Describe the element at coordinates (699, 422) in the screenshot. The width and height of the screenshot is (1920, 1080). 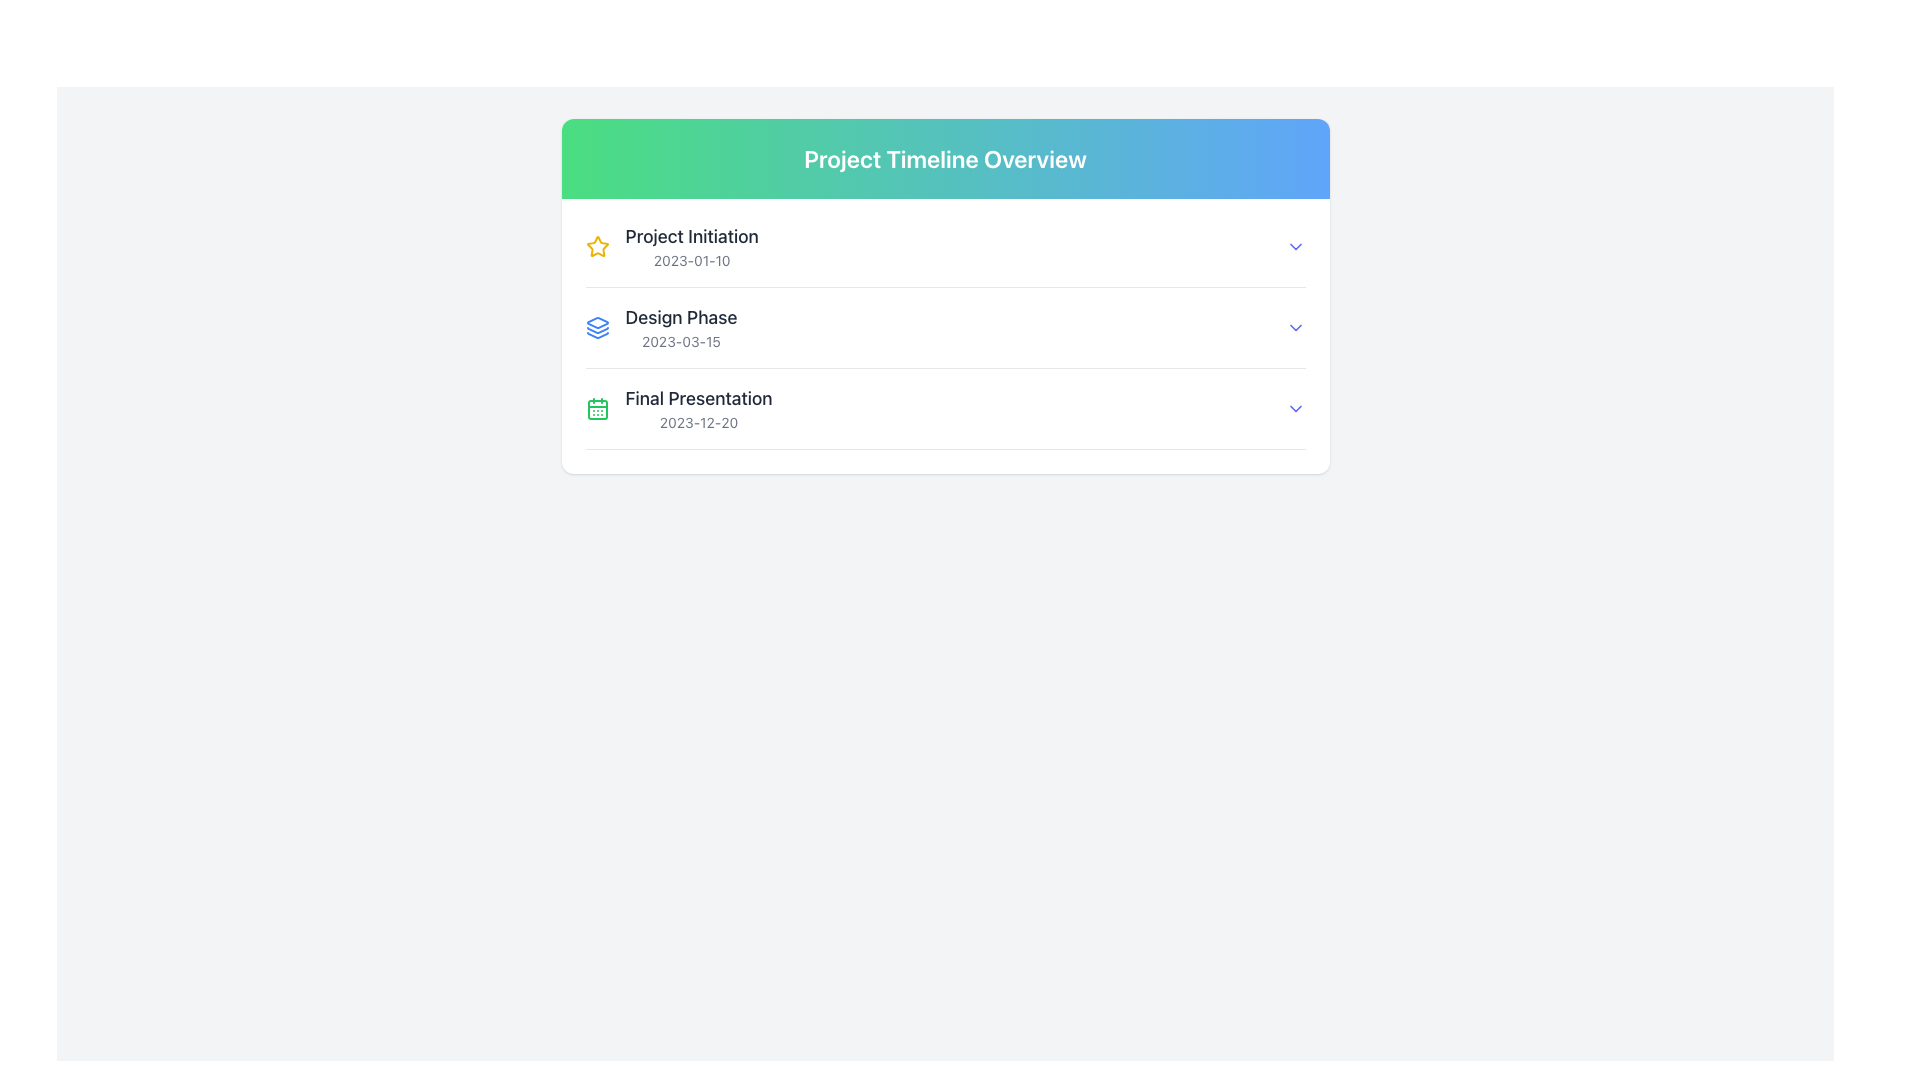
I see `the date text label formatted as '2023-12-20' located underneath 'Final Presentation' in the 'Project Timeline Overview' section, which is styled in a smaller gray font` at that location.